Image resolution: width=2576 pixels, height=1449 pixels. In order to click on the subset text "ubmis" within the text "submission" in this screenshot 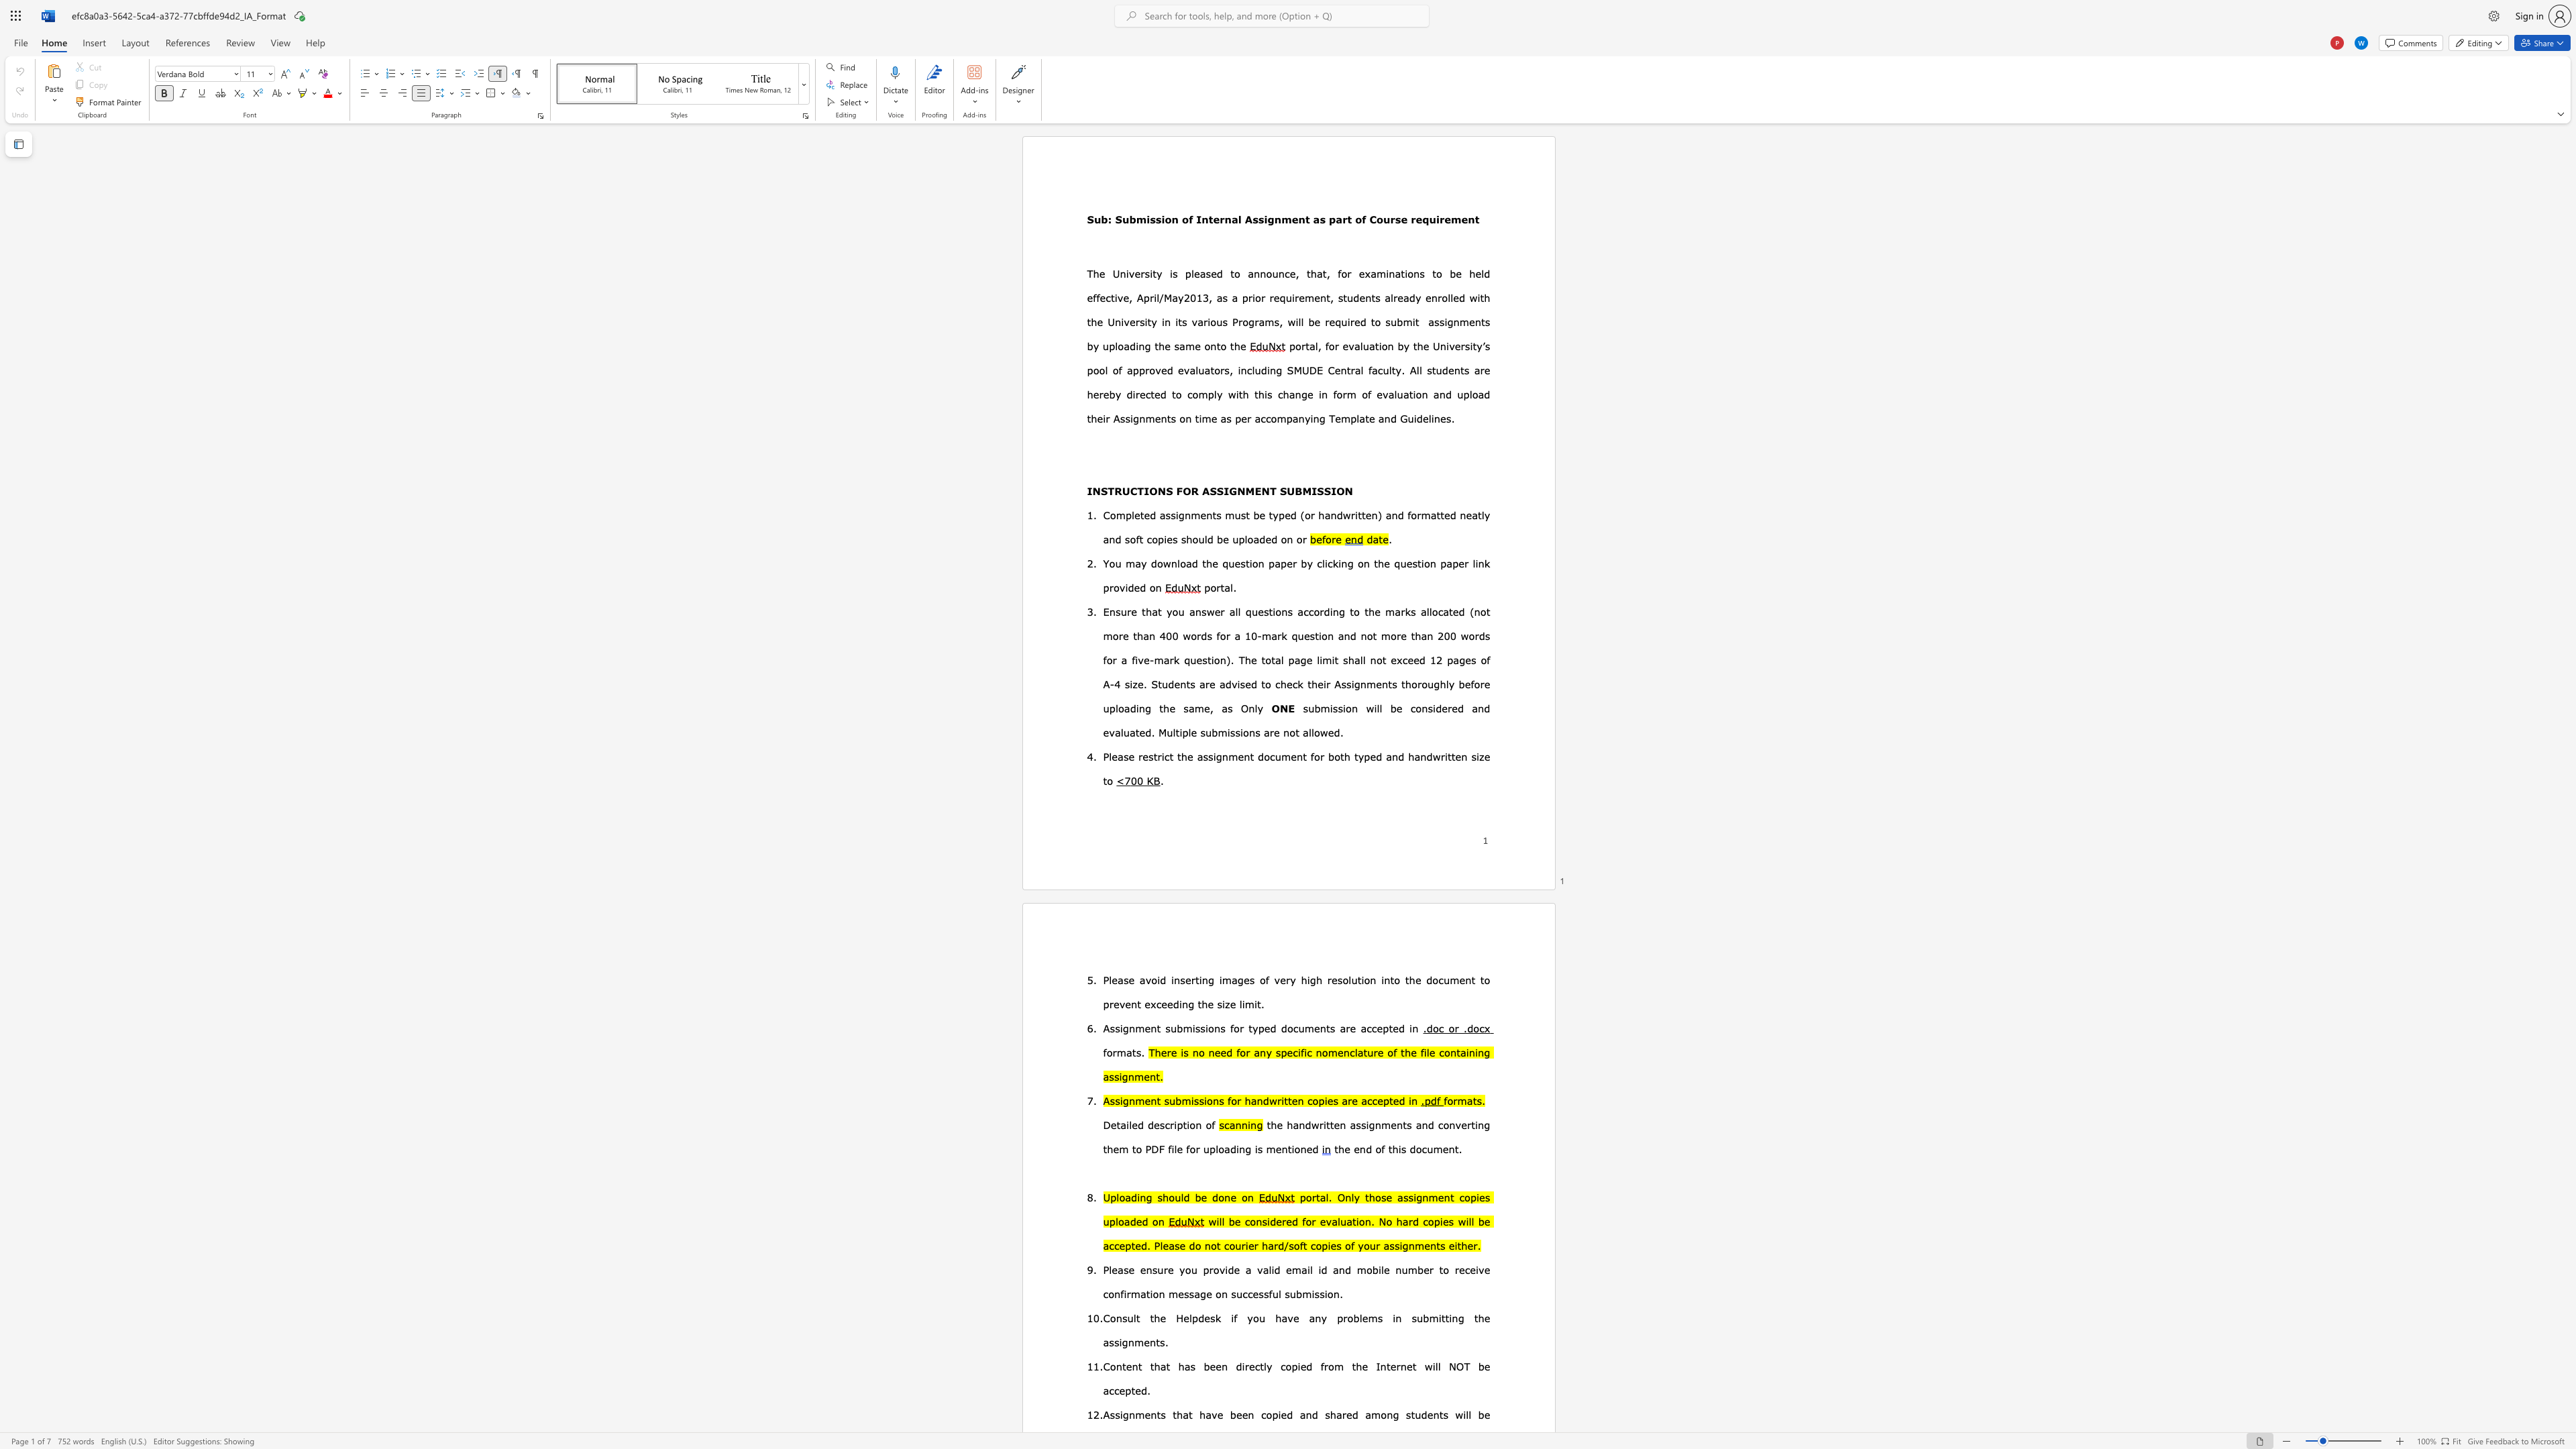, I will do `click(1307, 708)`.